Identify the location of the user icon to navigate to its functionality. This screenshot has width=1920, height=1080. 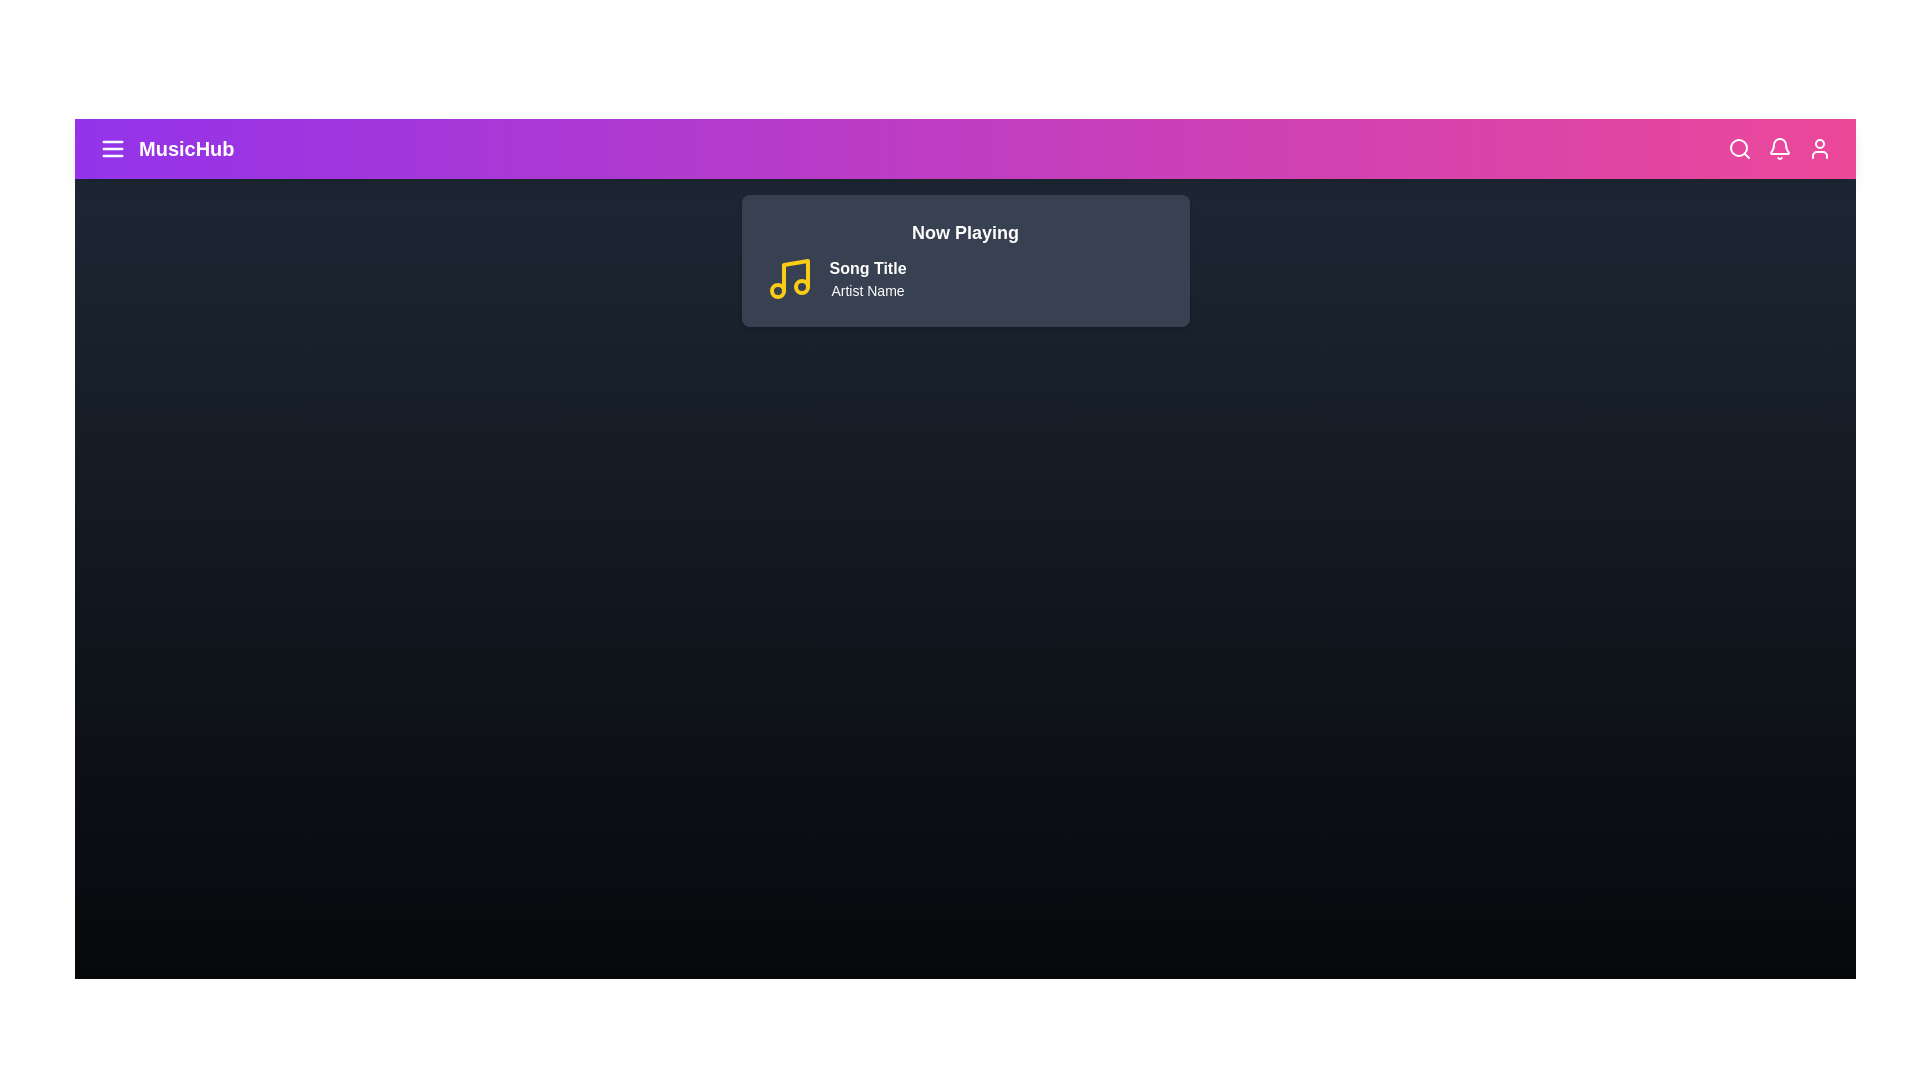
(1819, 148).